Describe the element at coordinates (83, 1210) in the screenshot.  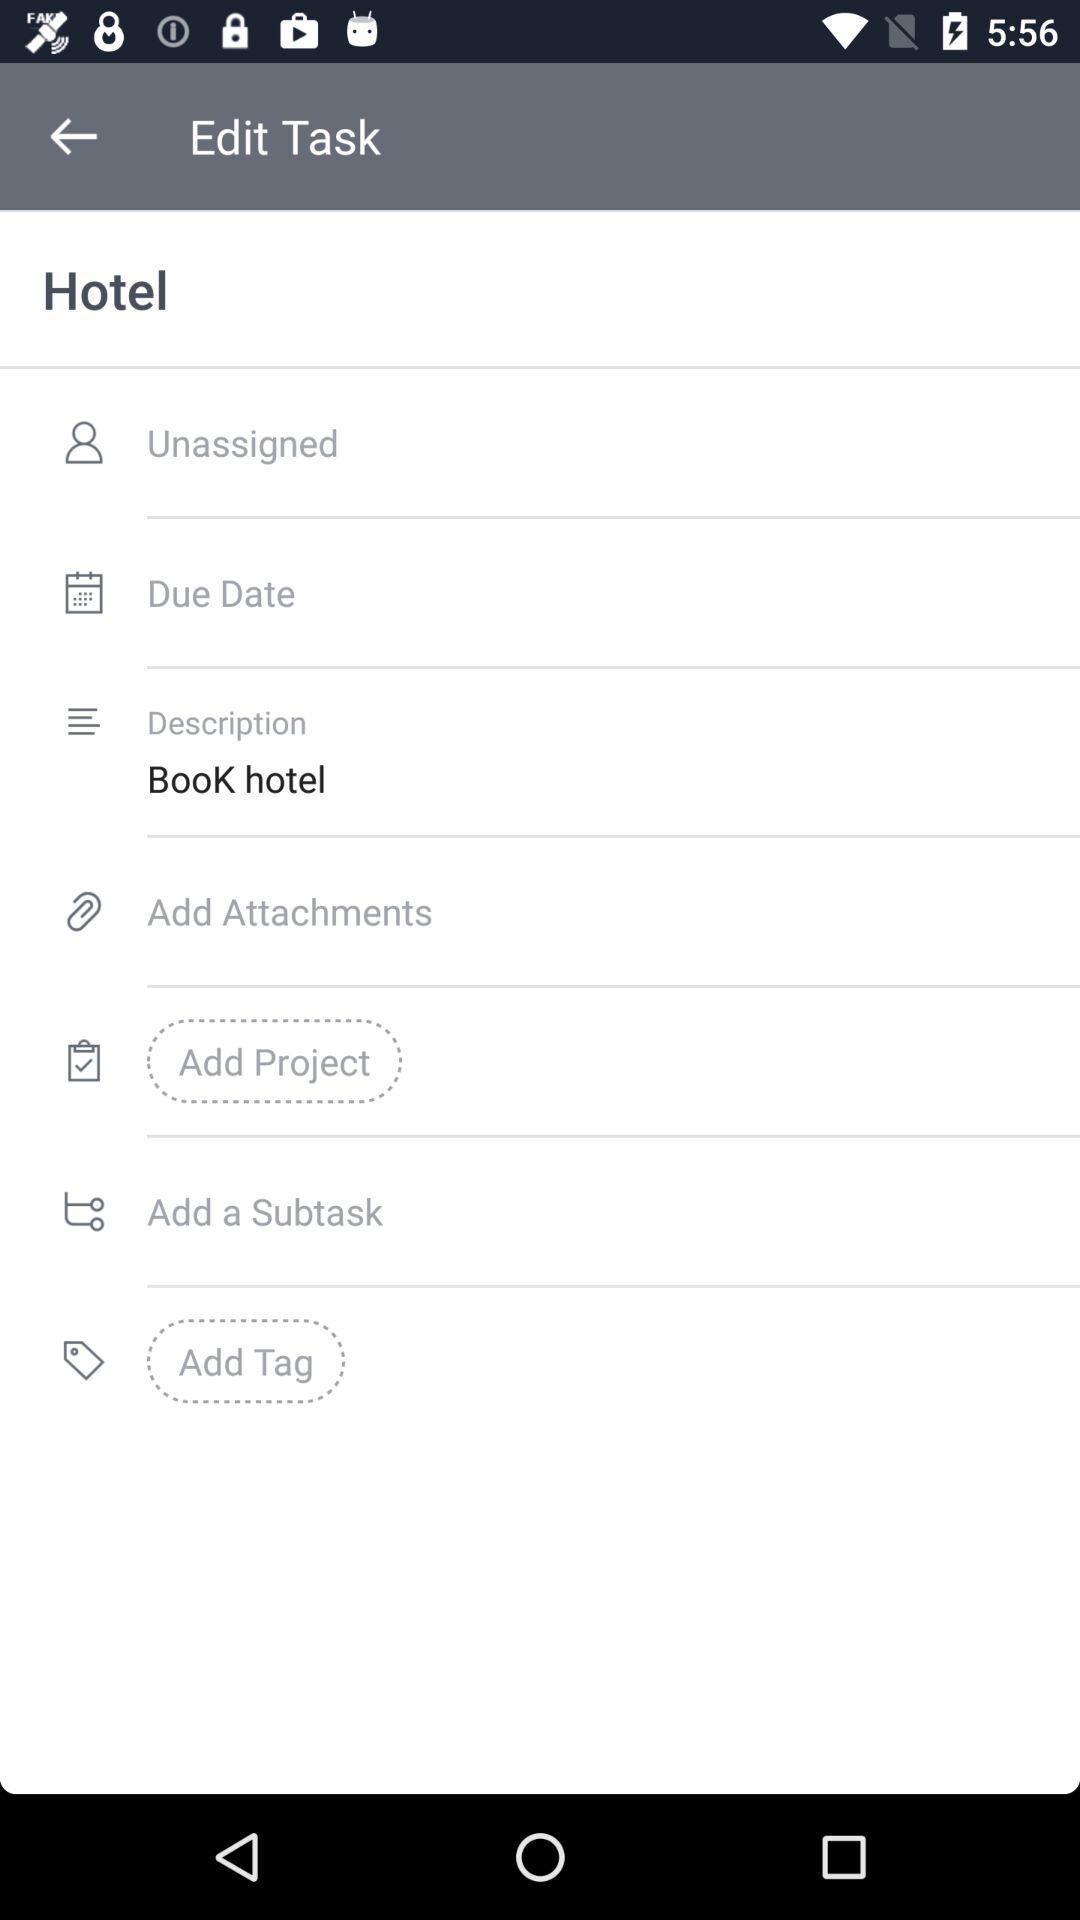
I see `the symbol which is to the immediate left of add a subtask` at that location.